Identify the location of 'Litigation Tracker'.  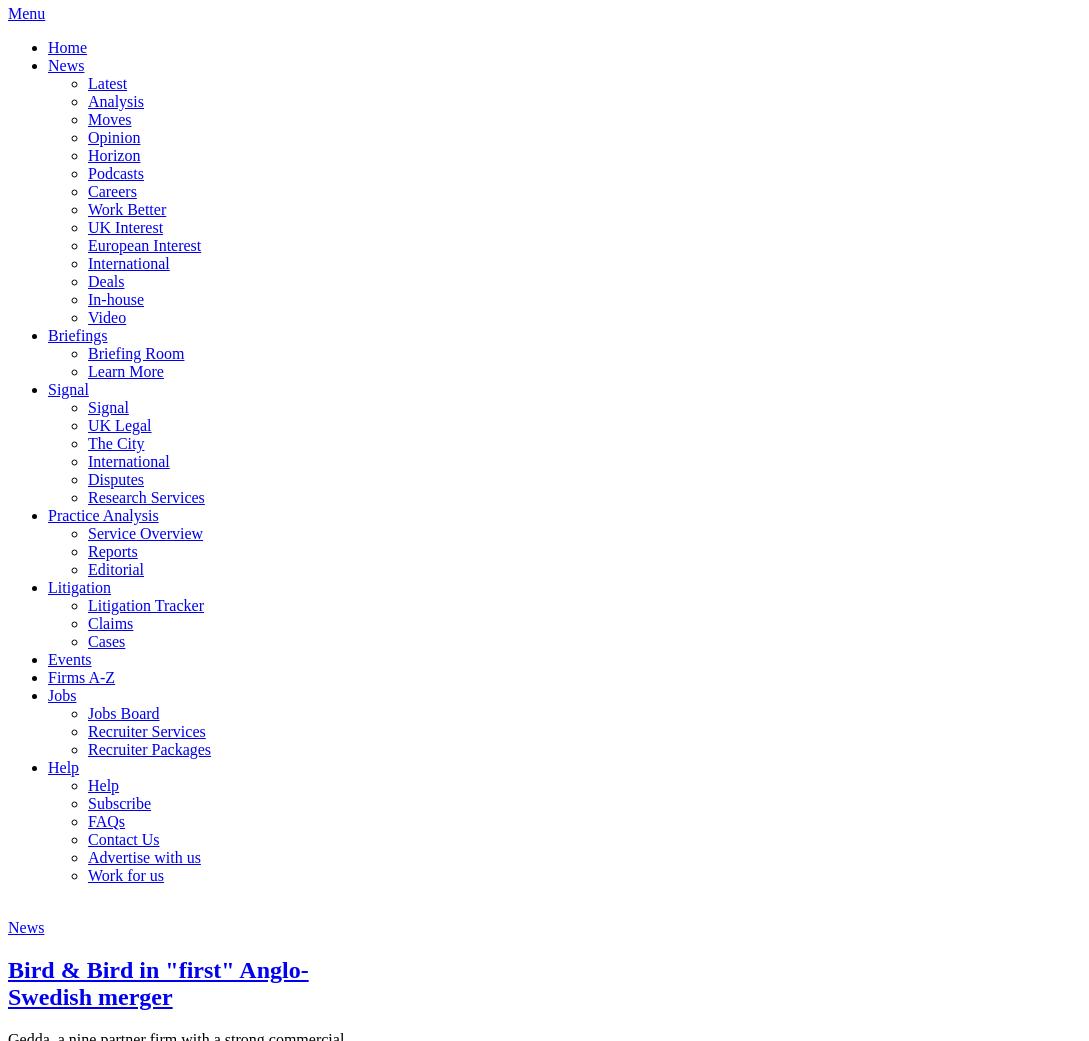
(87, 604).